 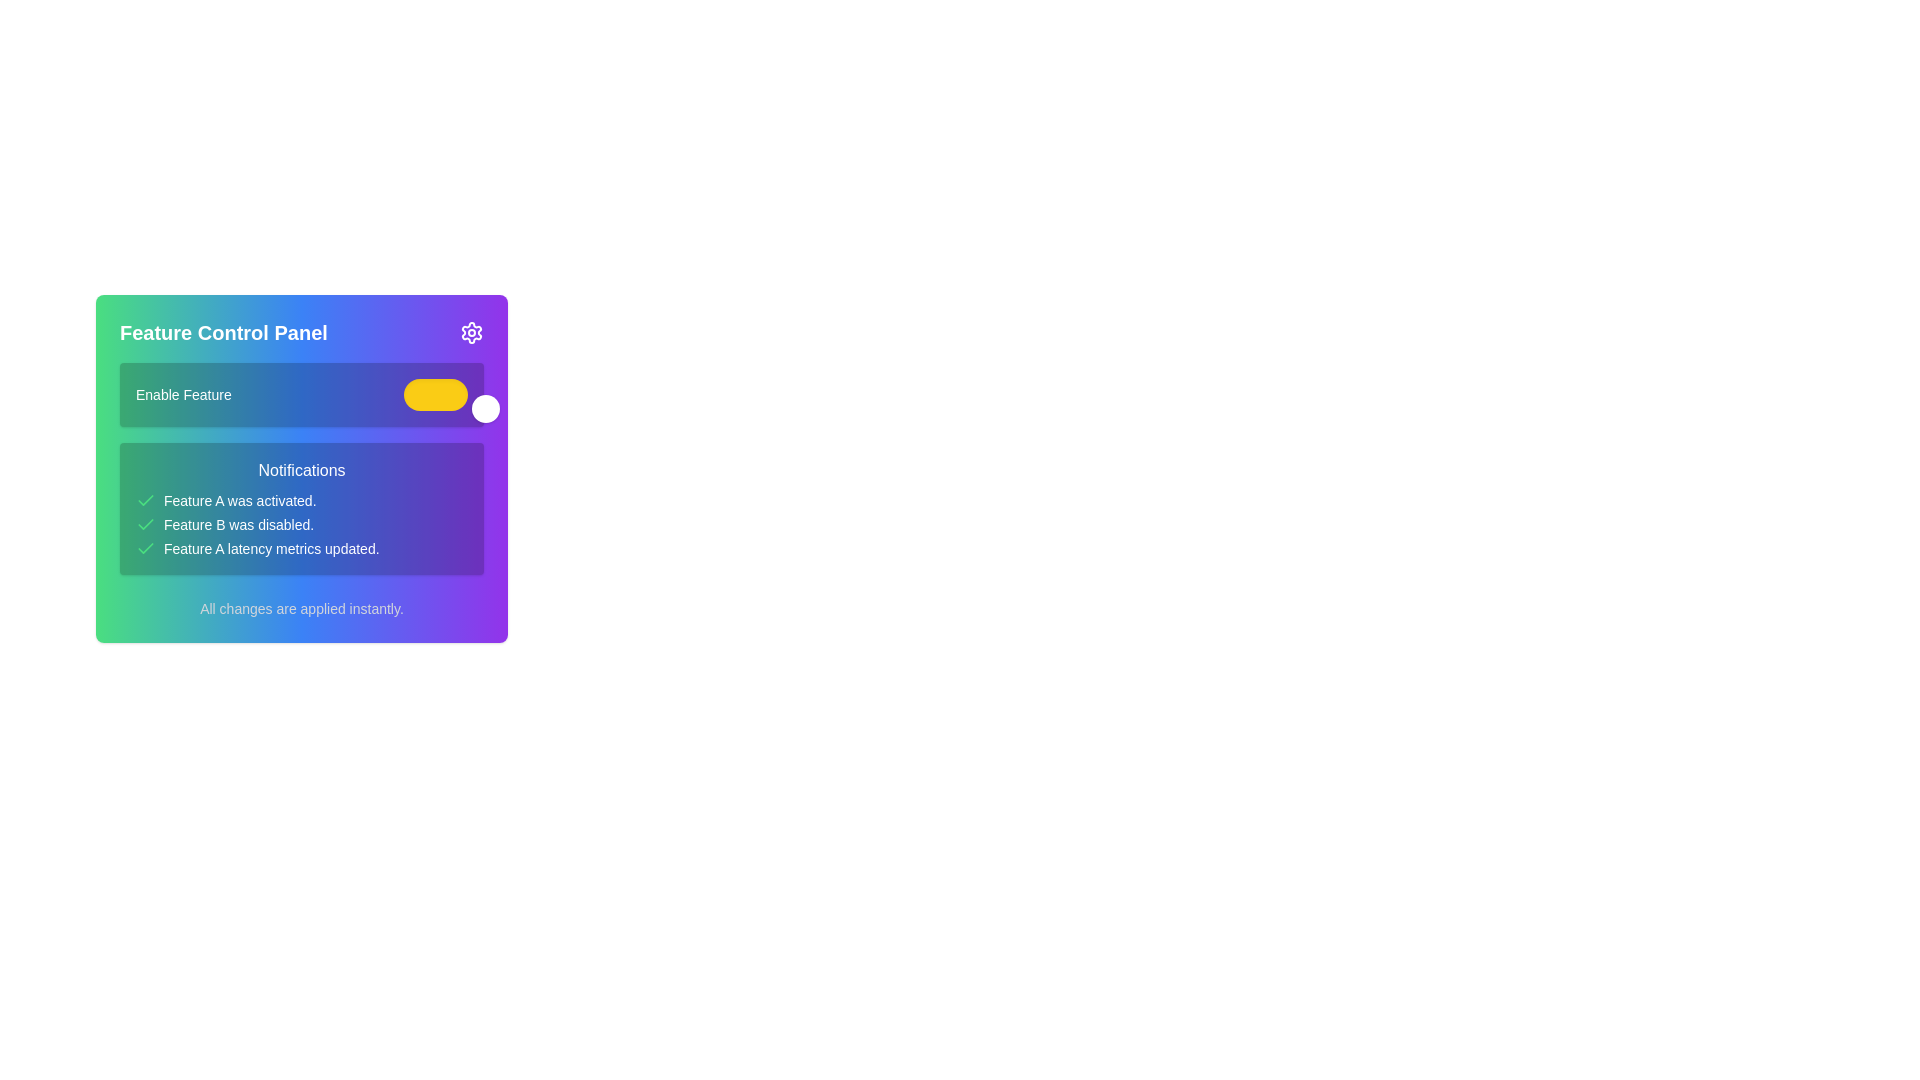 What do you see at coordinates (470, 331) in the screenshot?
I see `the Settings Icon, a cogwheel-shaped icon located at the top-right corner of the Feature Control Panel` at bounding box center [470, 331].